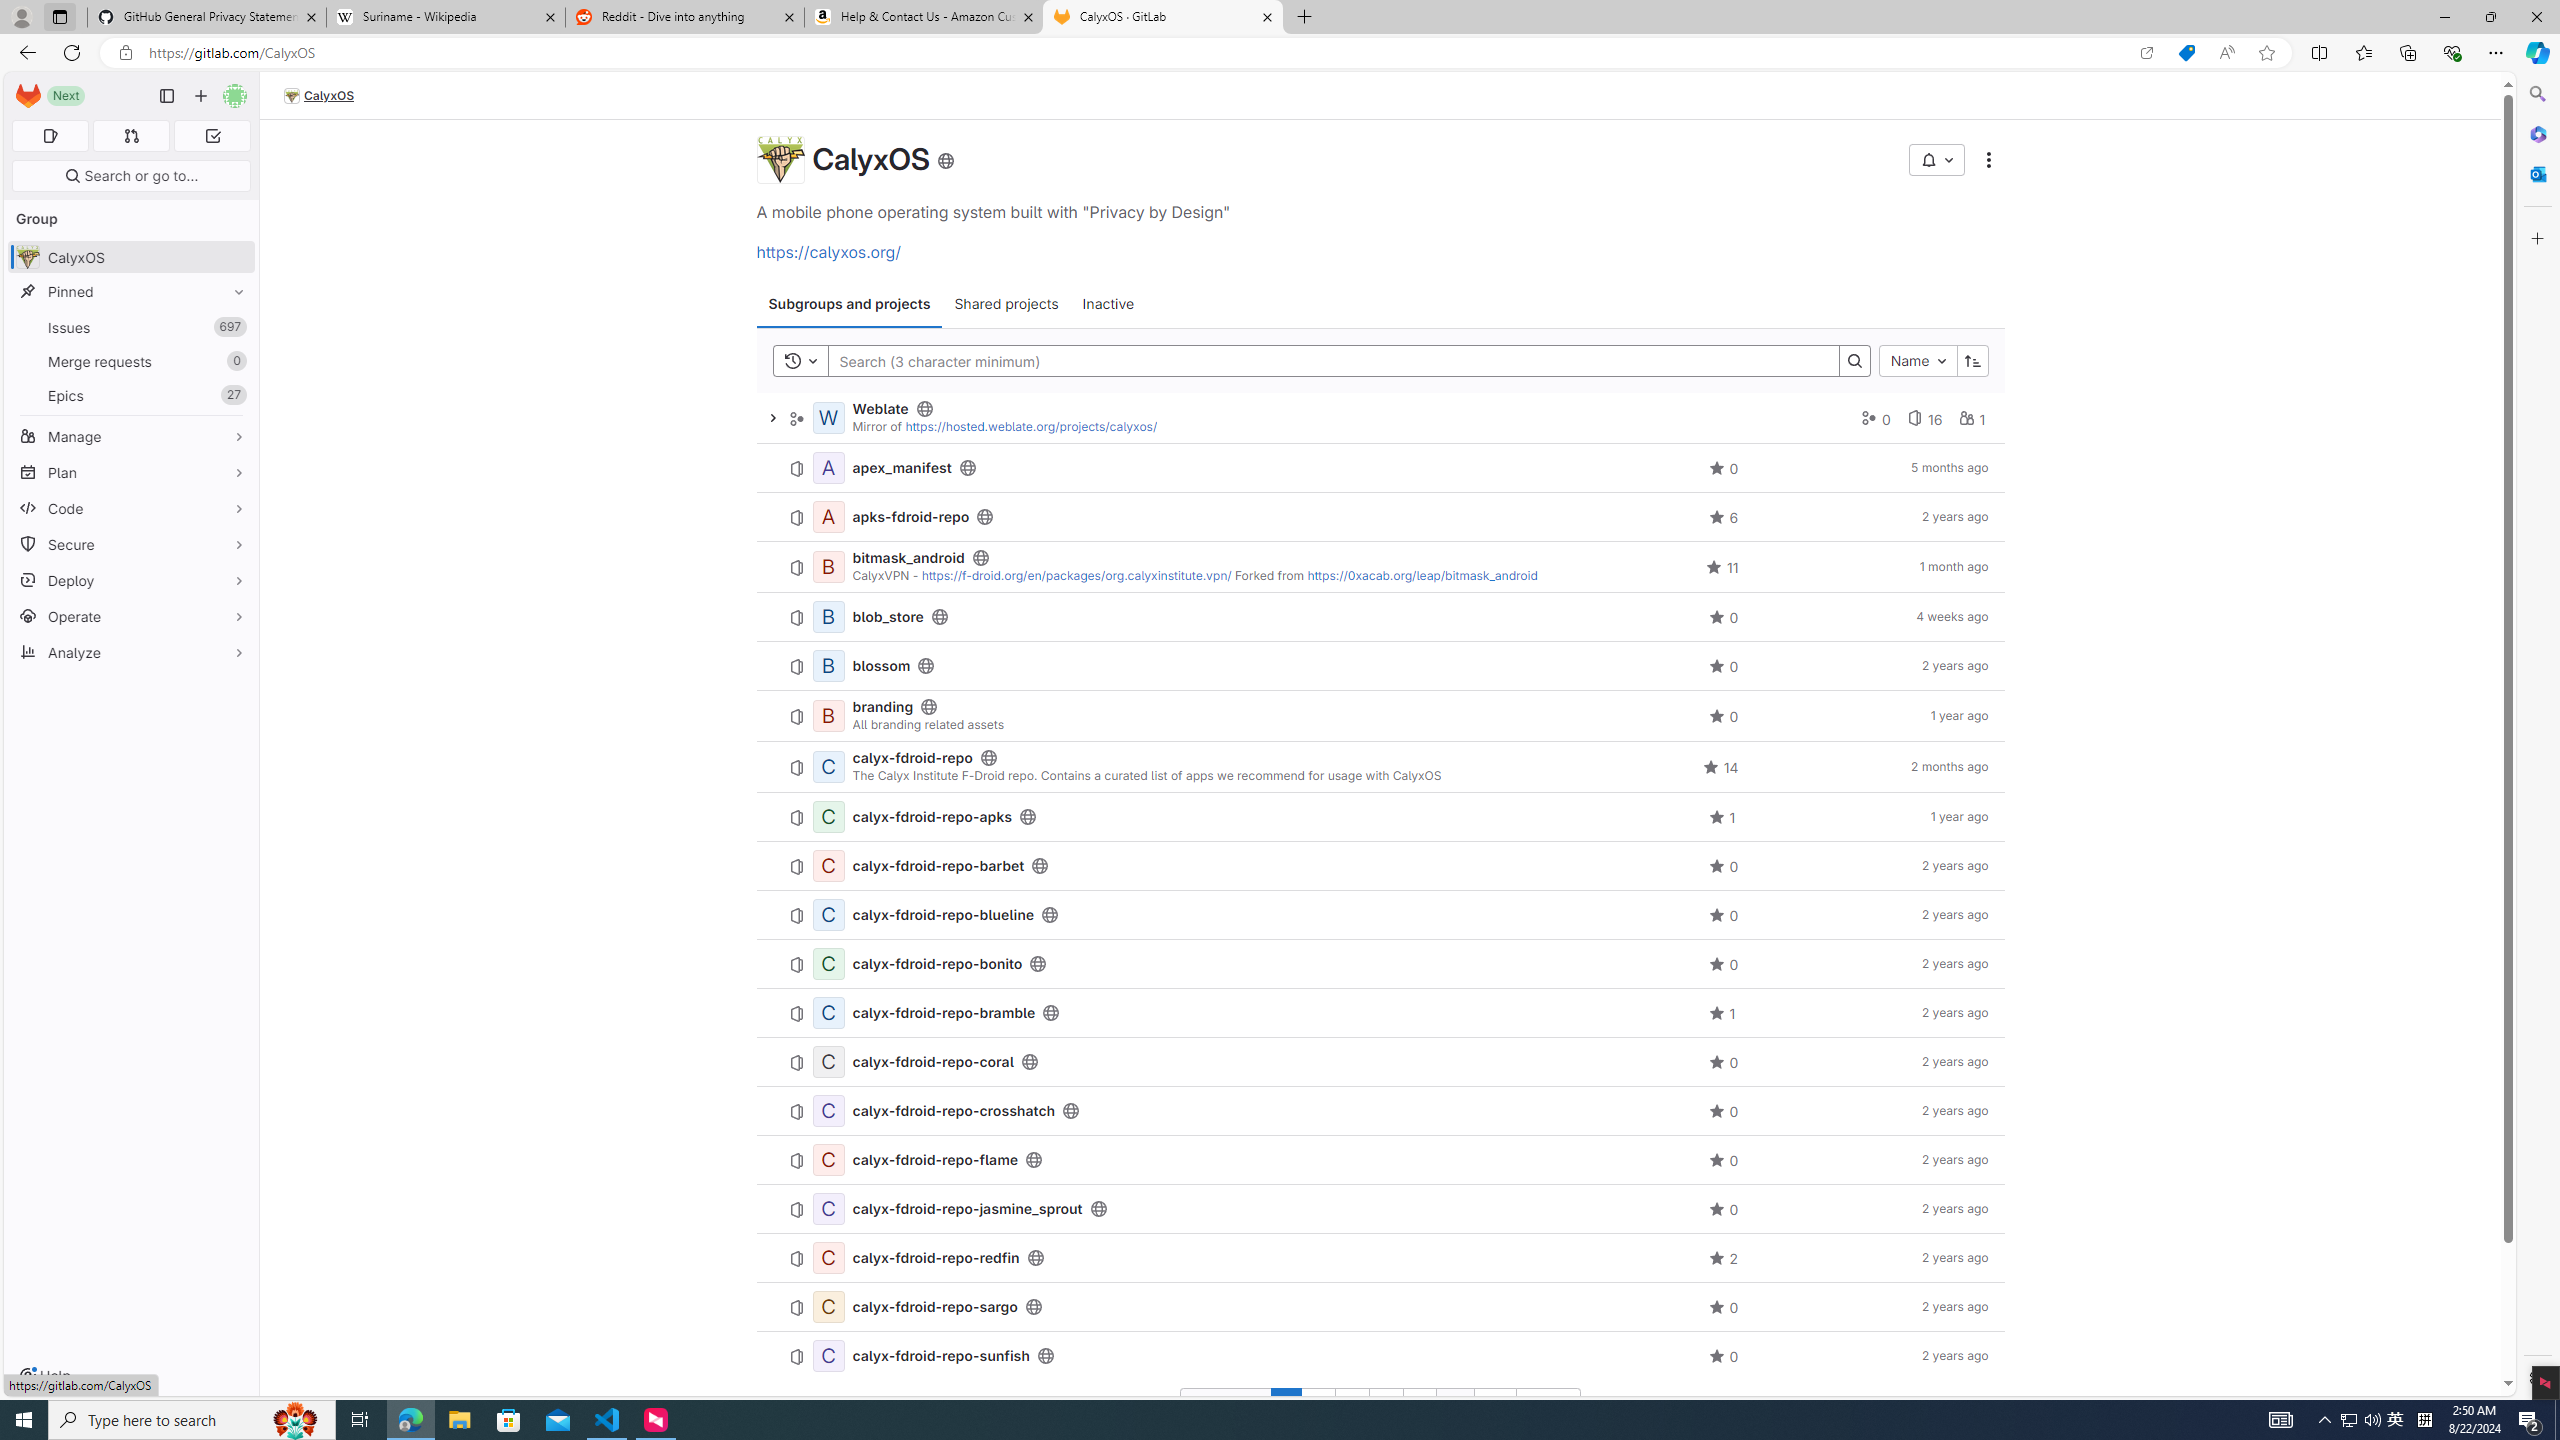 Image resolution: width=2560 pixels, height=1440 pixels. Describe the element at coordinates (934, 1305) in the screenshot. I see `'calyx-fdroid-repo-sargo'` at that location.